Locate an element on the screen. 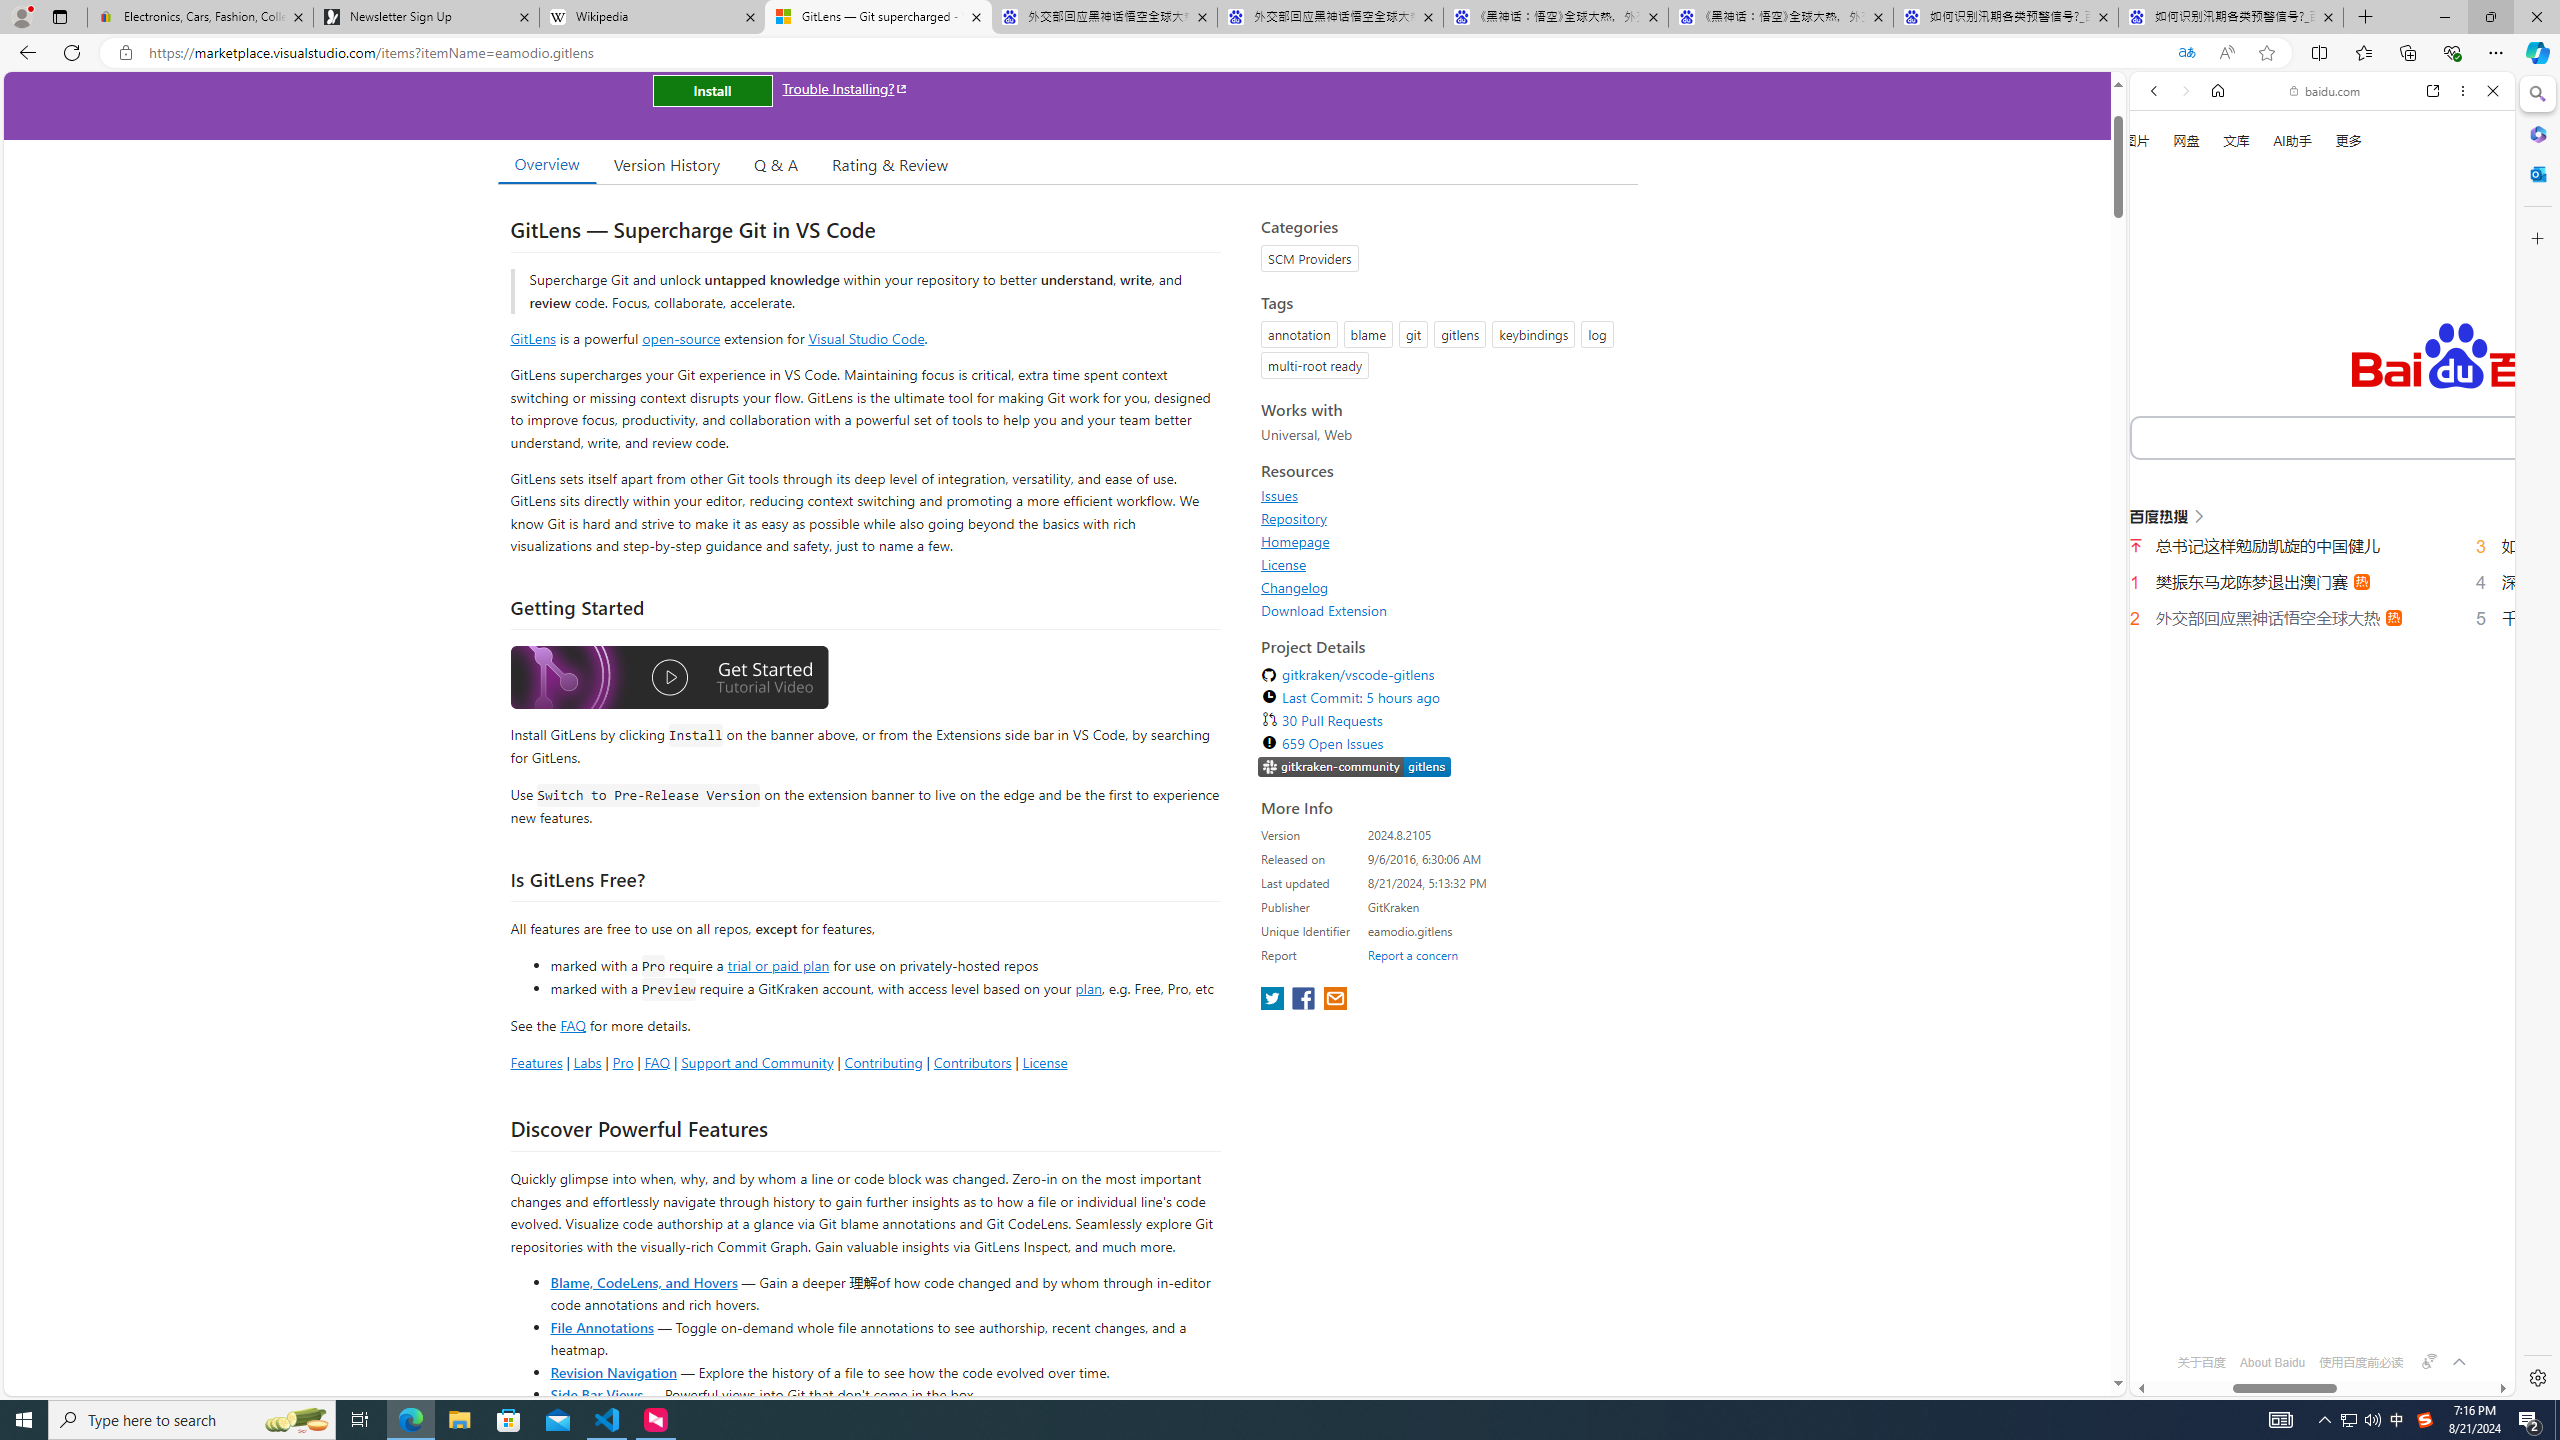 The image size is (2560, 1440). 'Features' is located at coordinates (535, 1061).